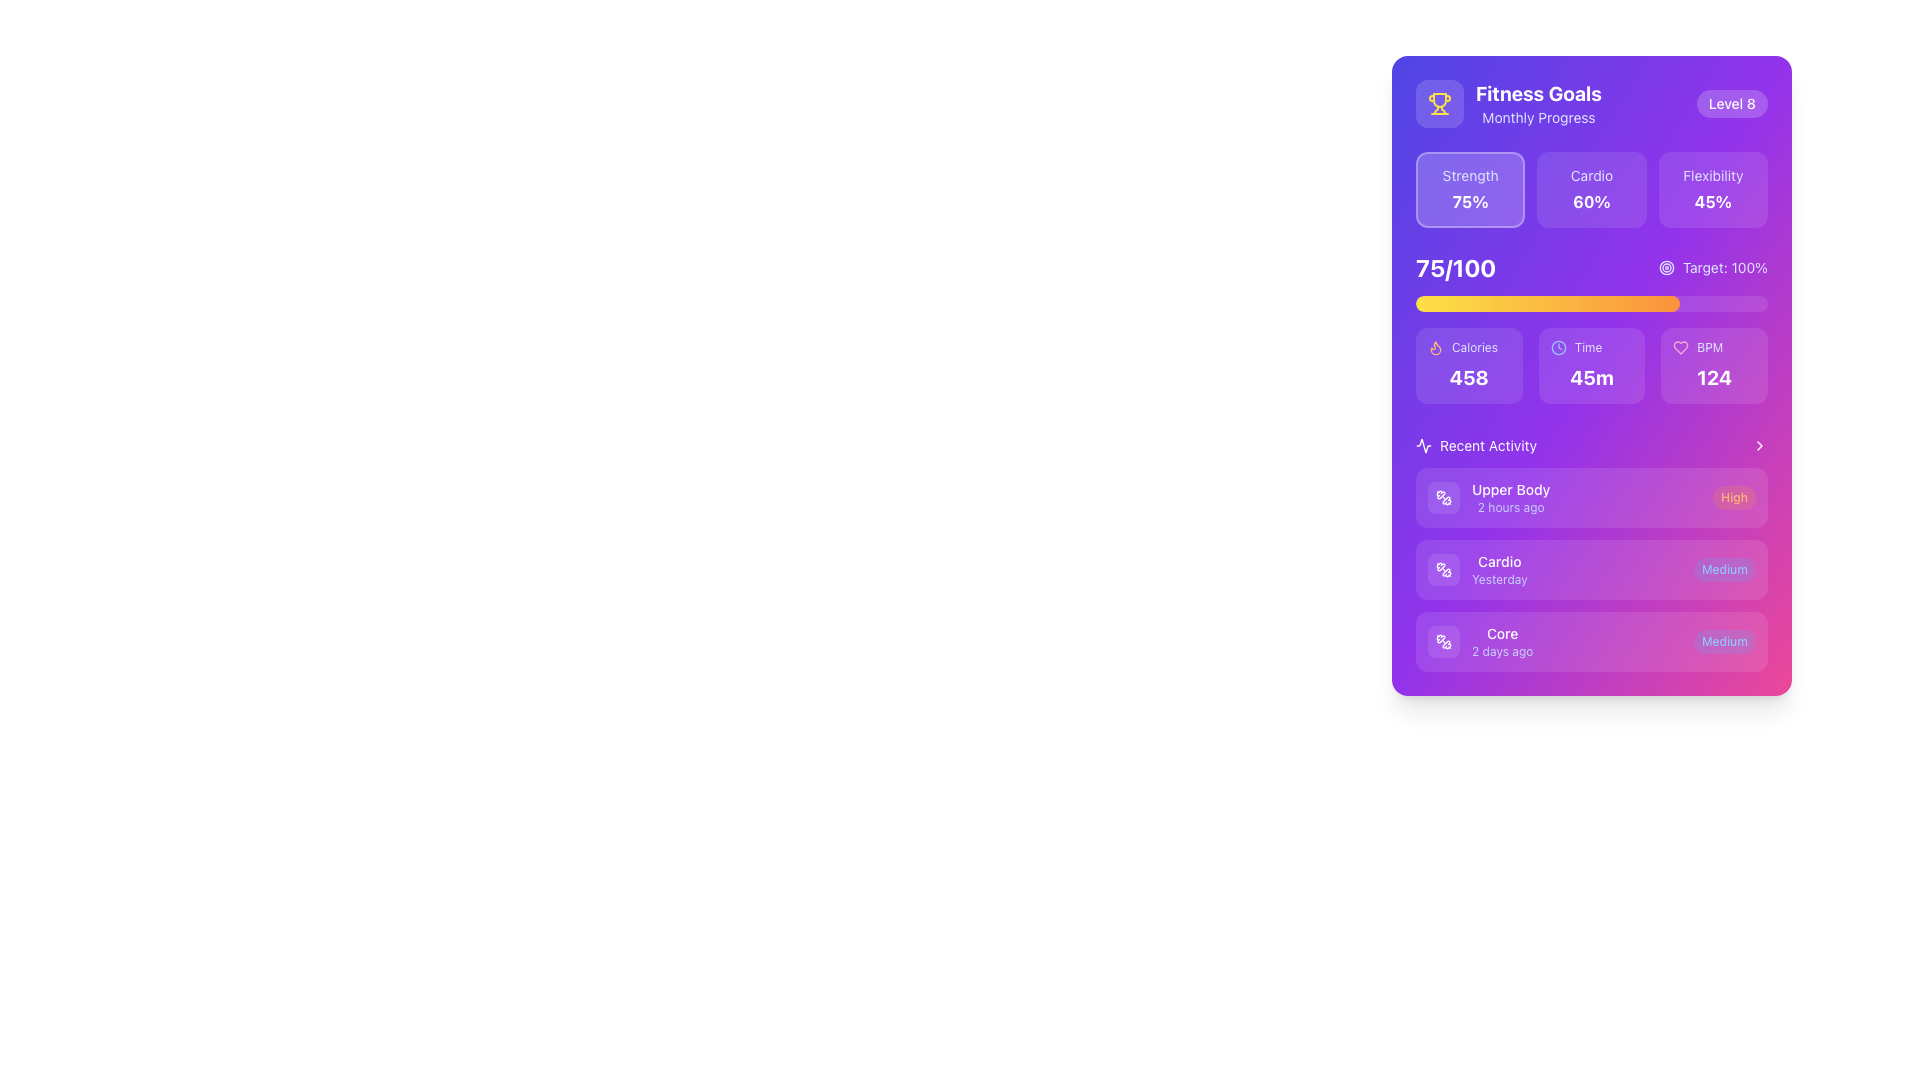 The image size is (1920, 1080). Describe the element at coordinates (1444, 641) in the screenshot. I see `the small square-shaped area with a white dumbbell icon inside, which has a purple background and rounded corners, located at the beginning of the 'Core' activity entry in the 'Recent Activity' section` at that location.